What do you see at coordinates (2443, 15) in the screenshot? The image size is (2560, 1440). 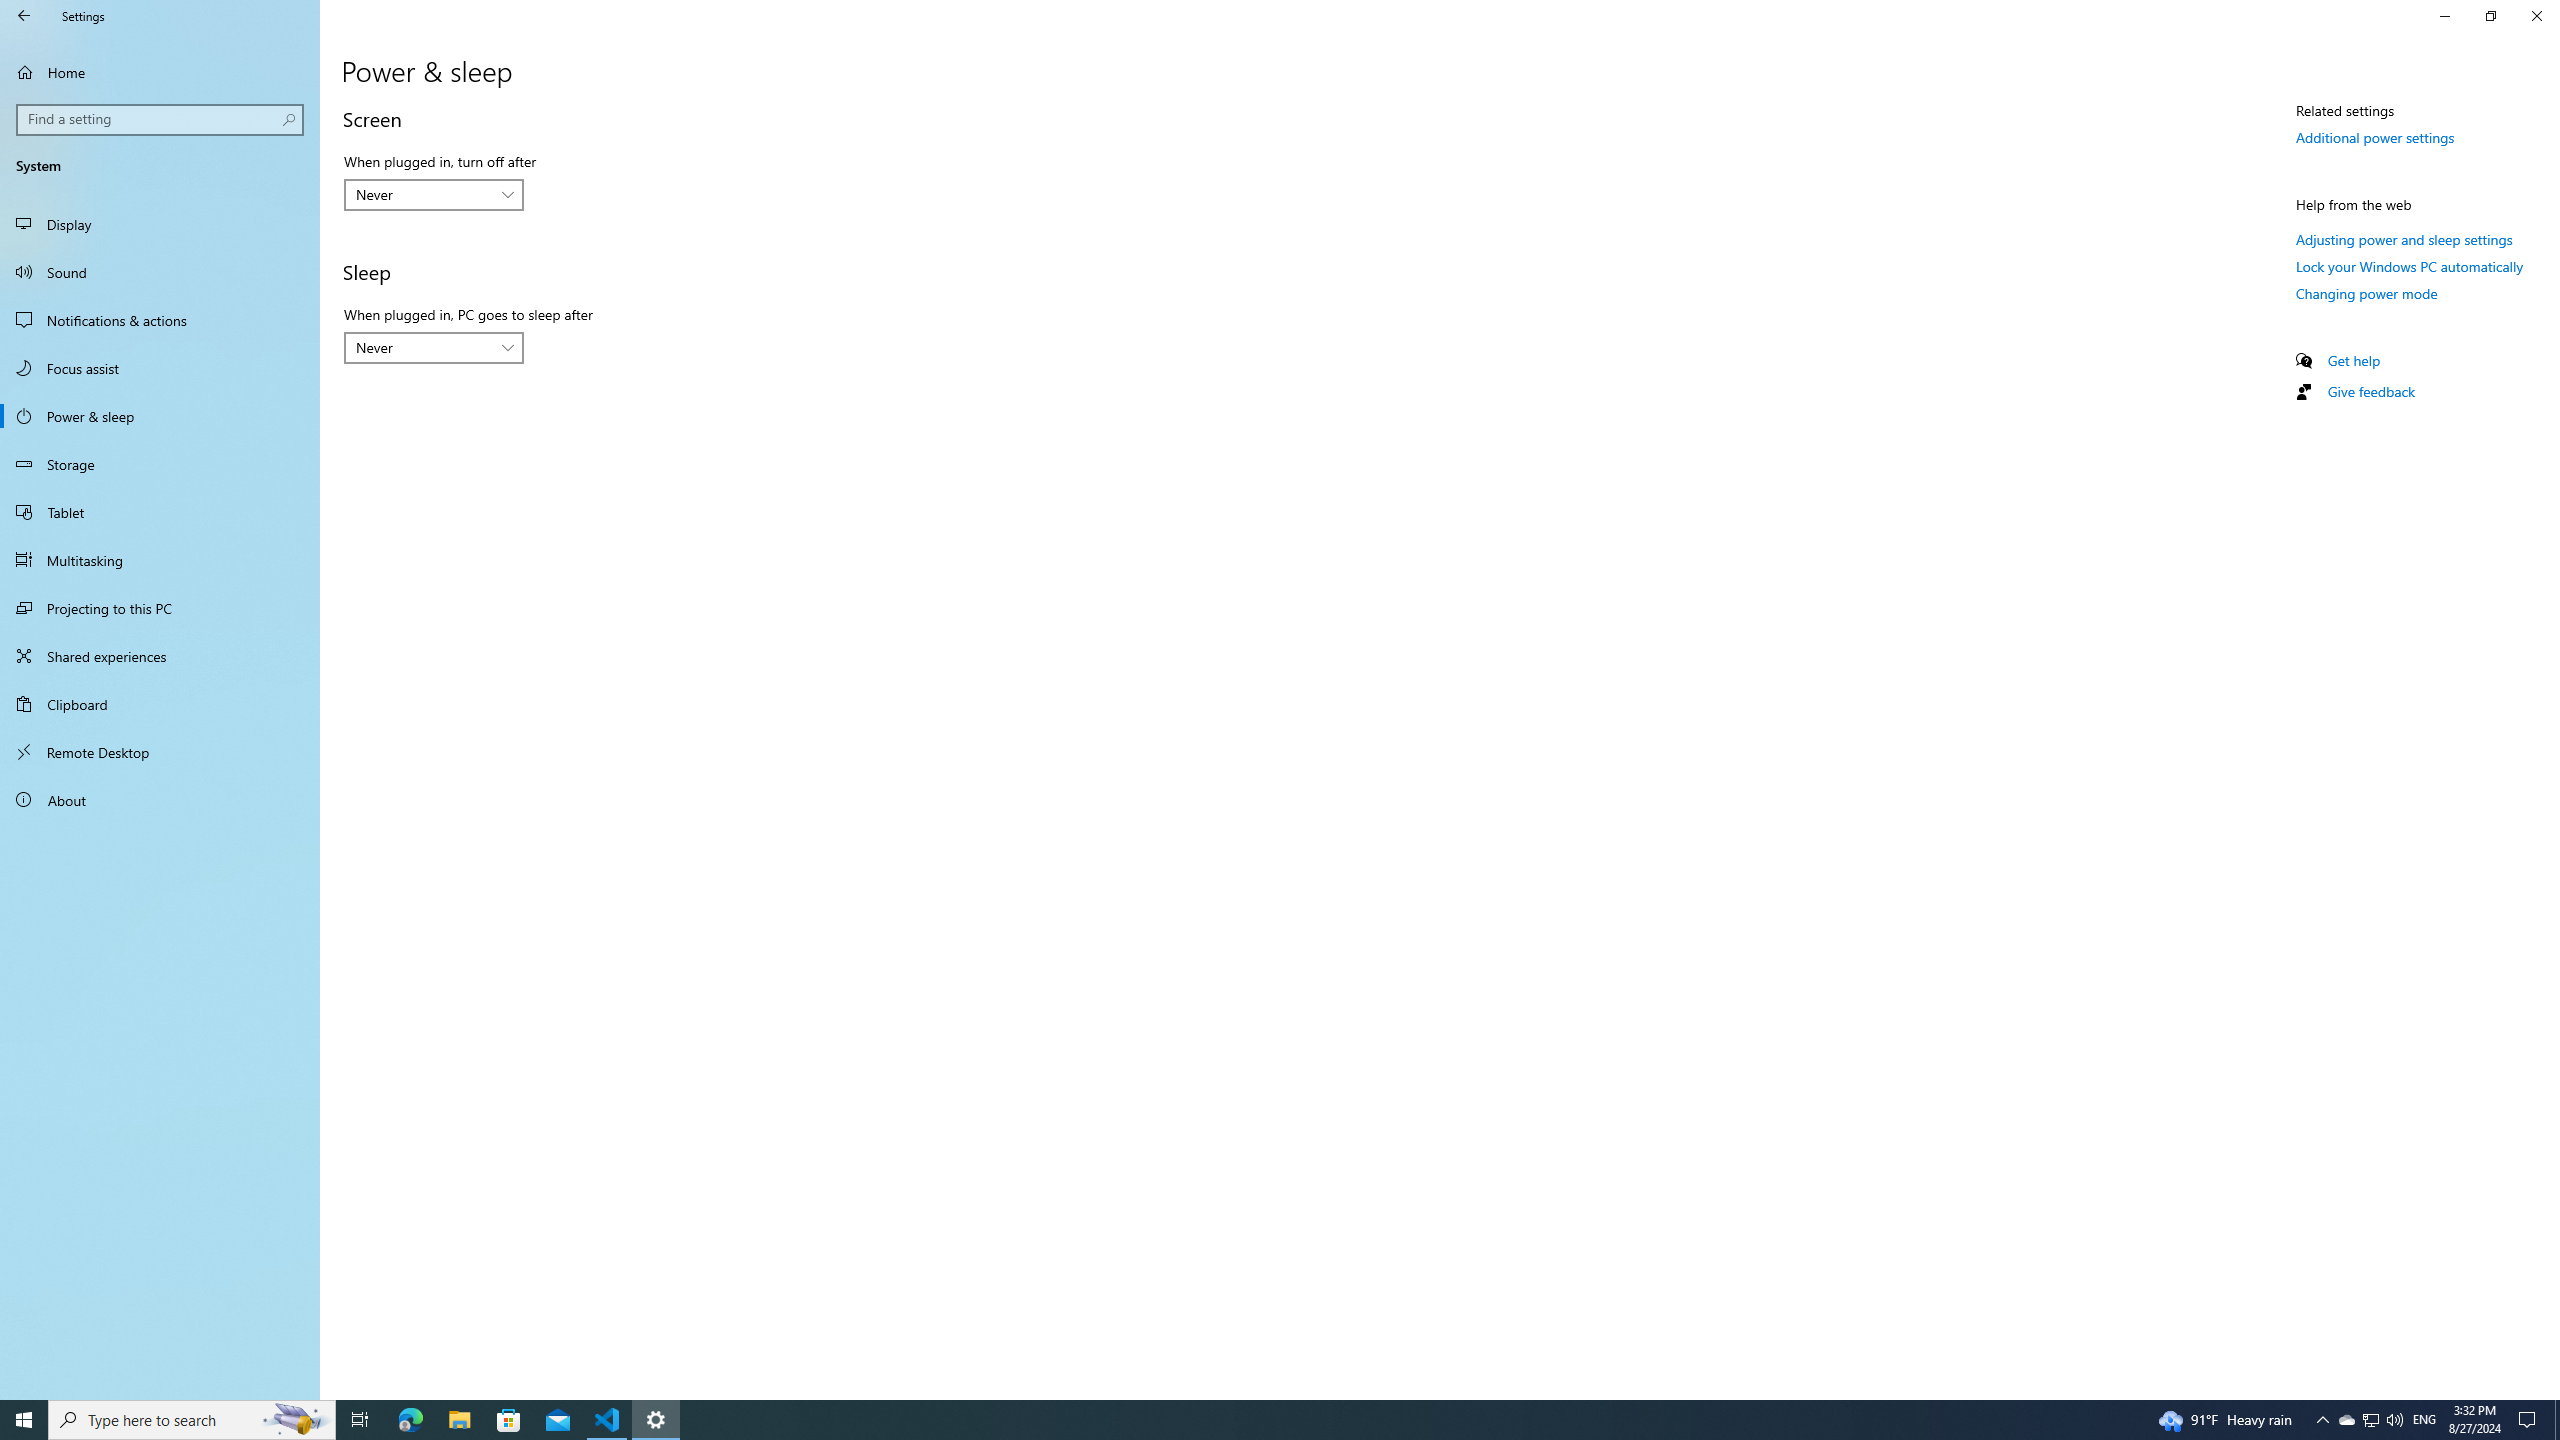 I see `'Minimize Settings'` at bounding box center [2443, 15].